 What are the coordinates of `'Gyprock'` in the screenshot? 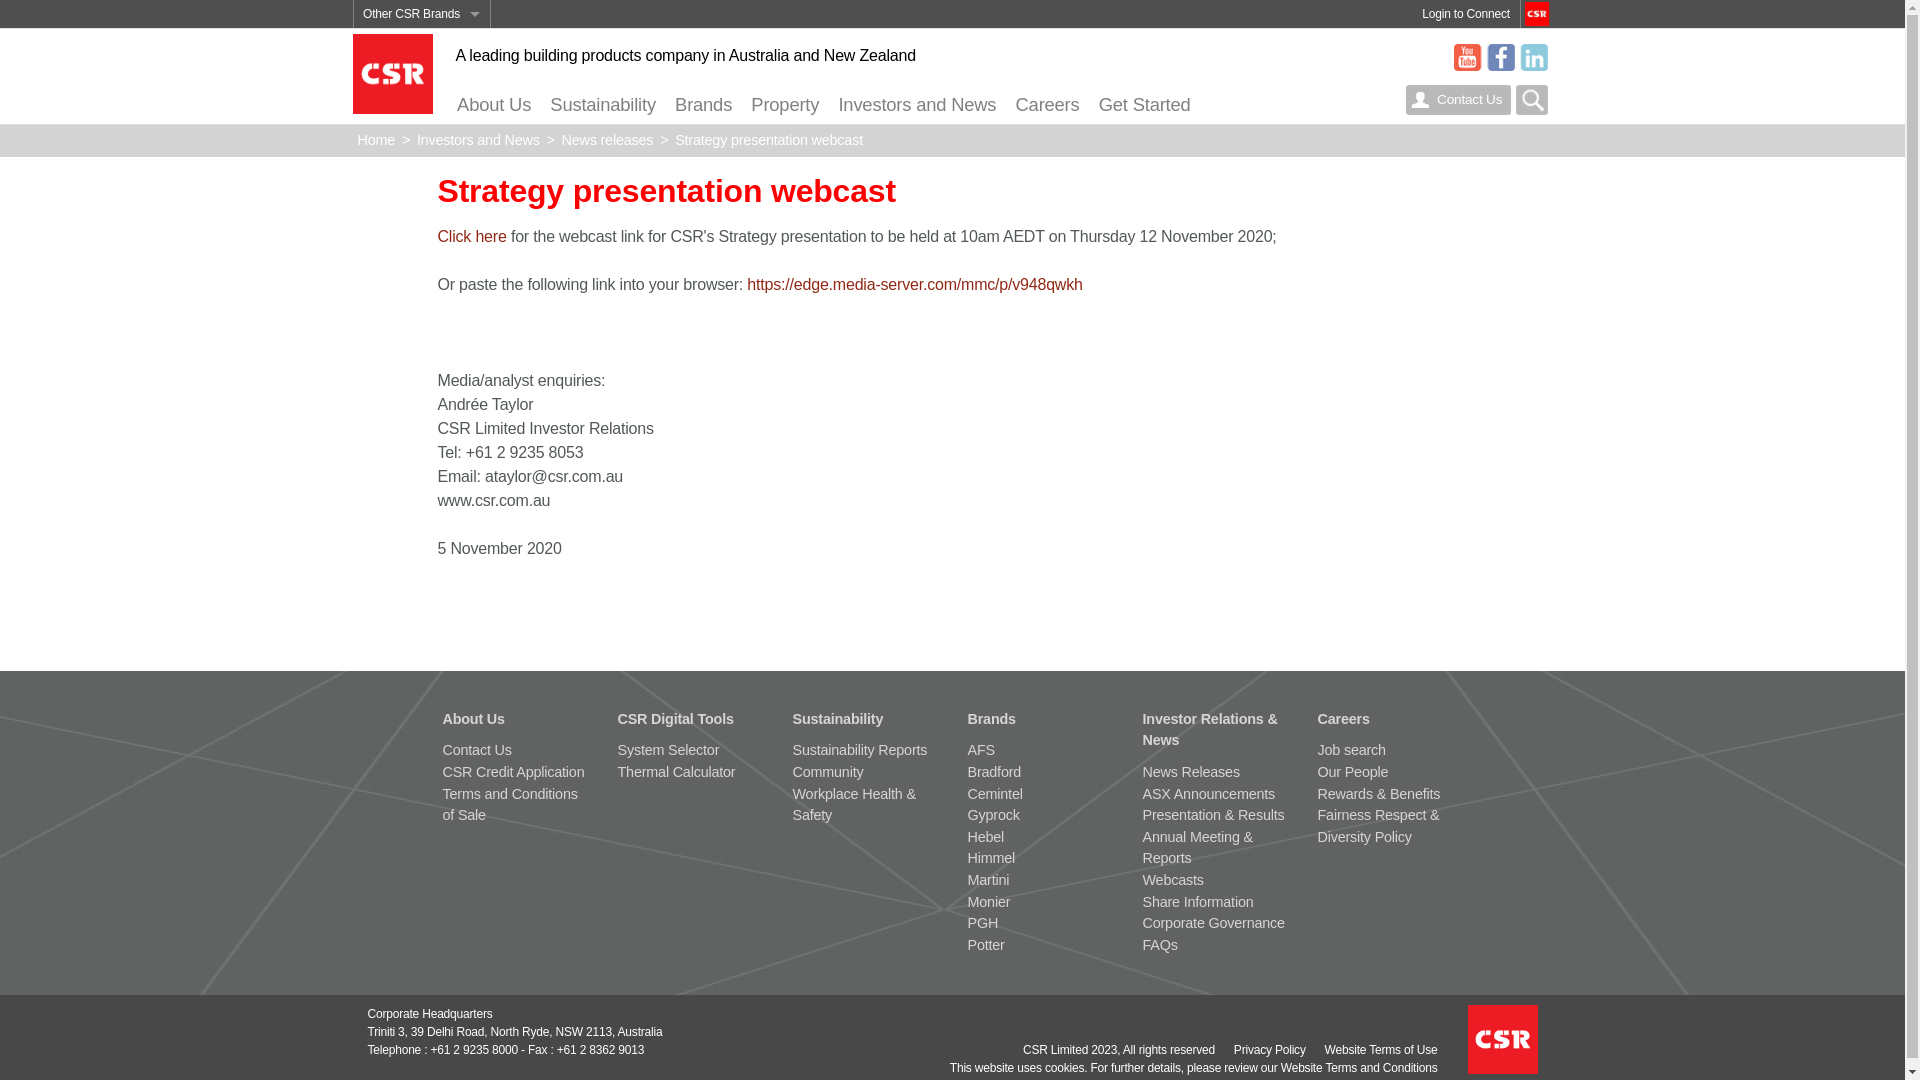 It's located at (993, 814).